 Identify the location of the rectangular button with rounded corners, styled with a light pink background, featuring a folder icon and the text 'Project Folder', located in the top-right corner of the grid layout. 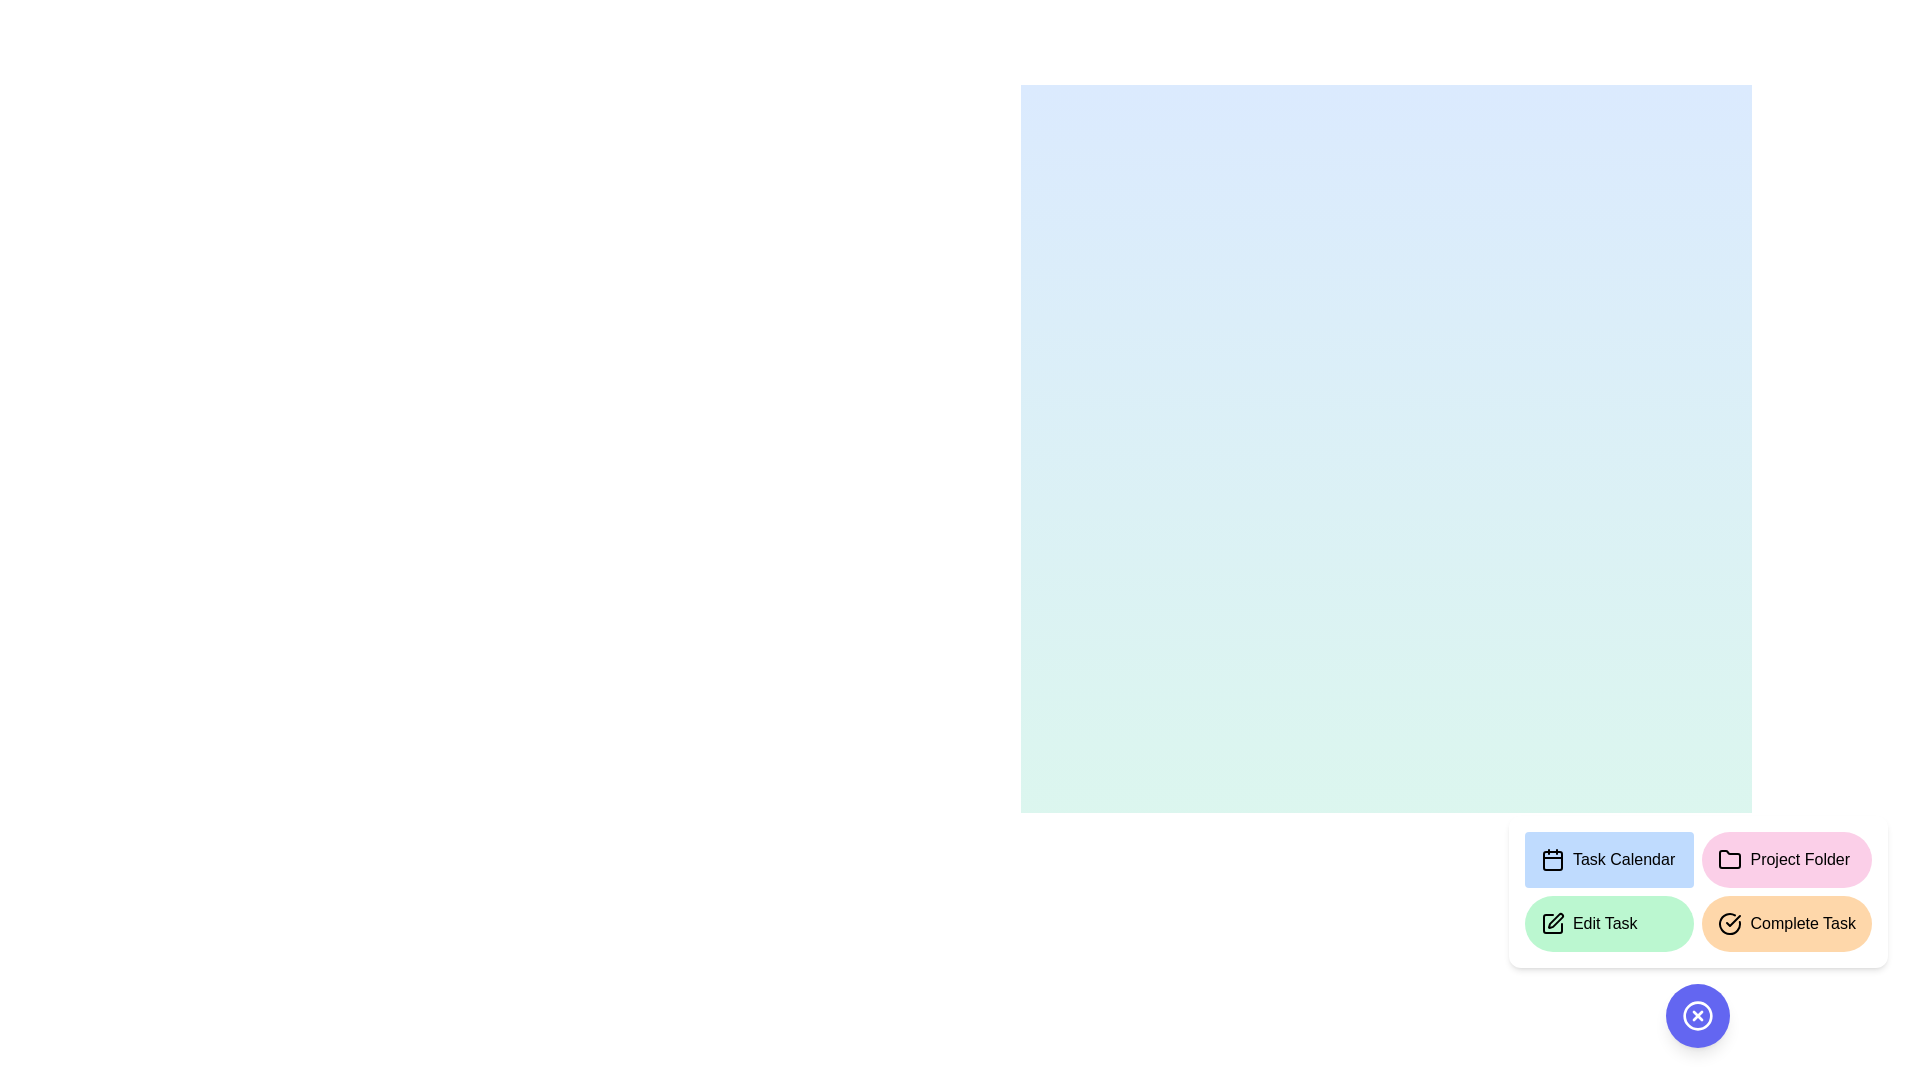
(1787, 859).